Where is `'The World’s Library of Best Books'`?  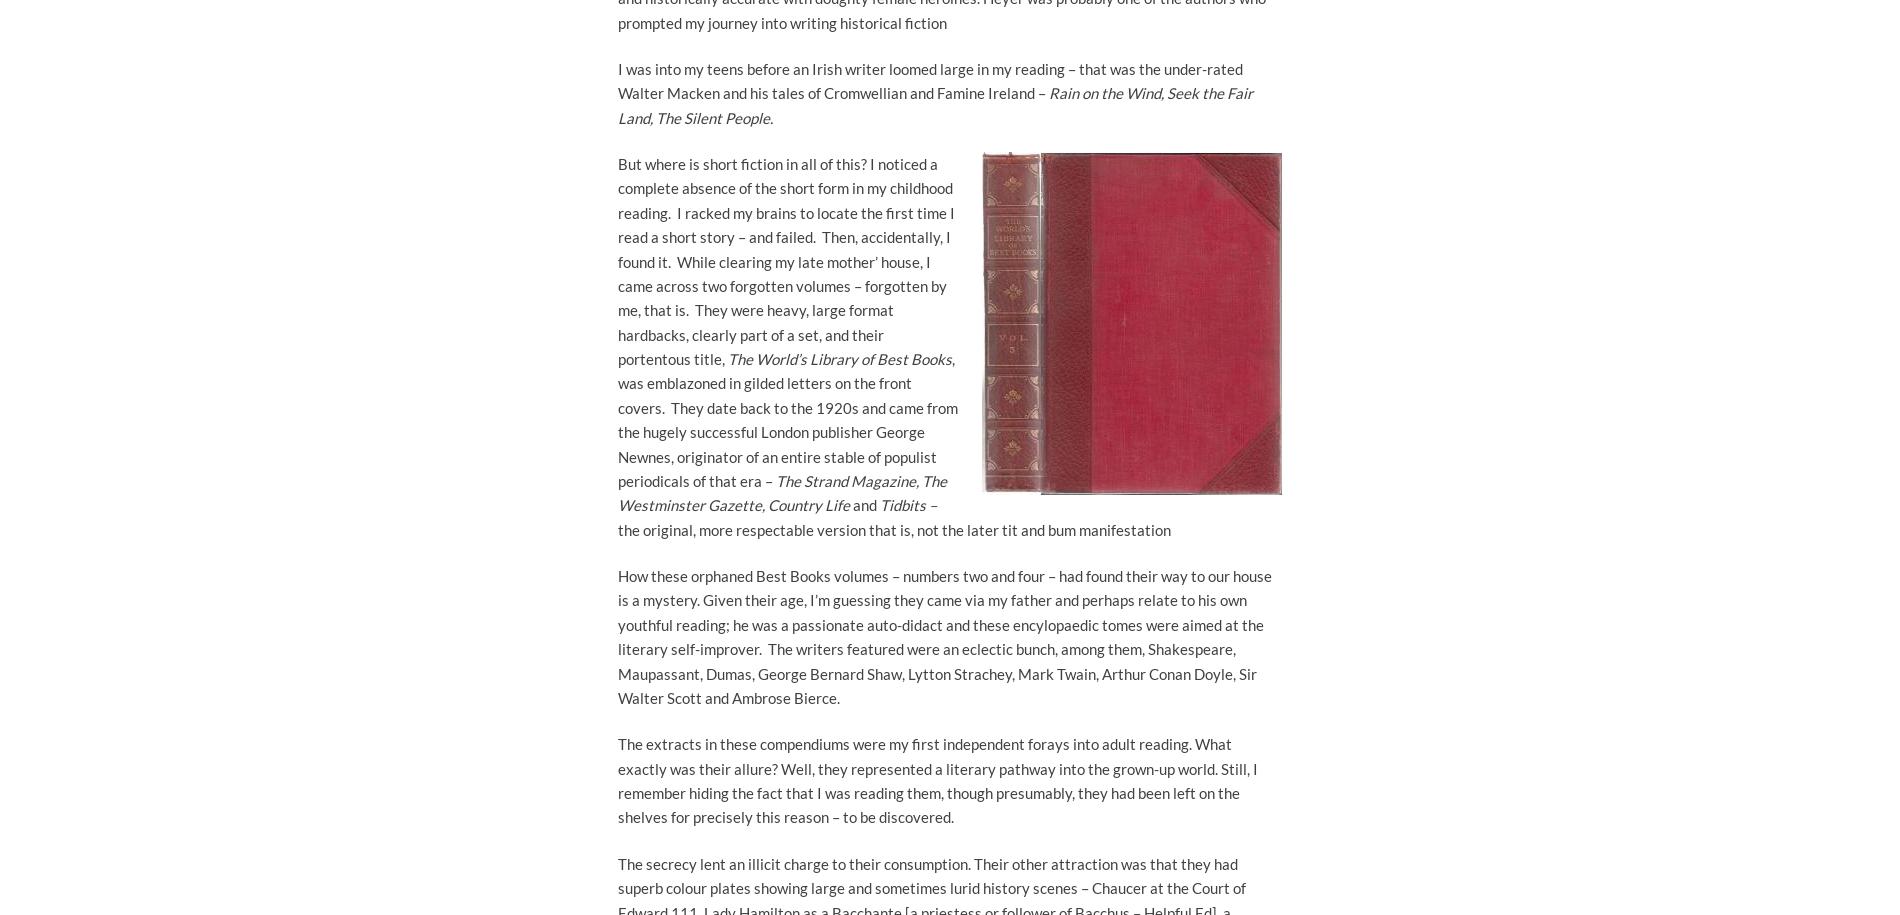 'The World’s Library of Best Books' is located at coordinates (838, 357).